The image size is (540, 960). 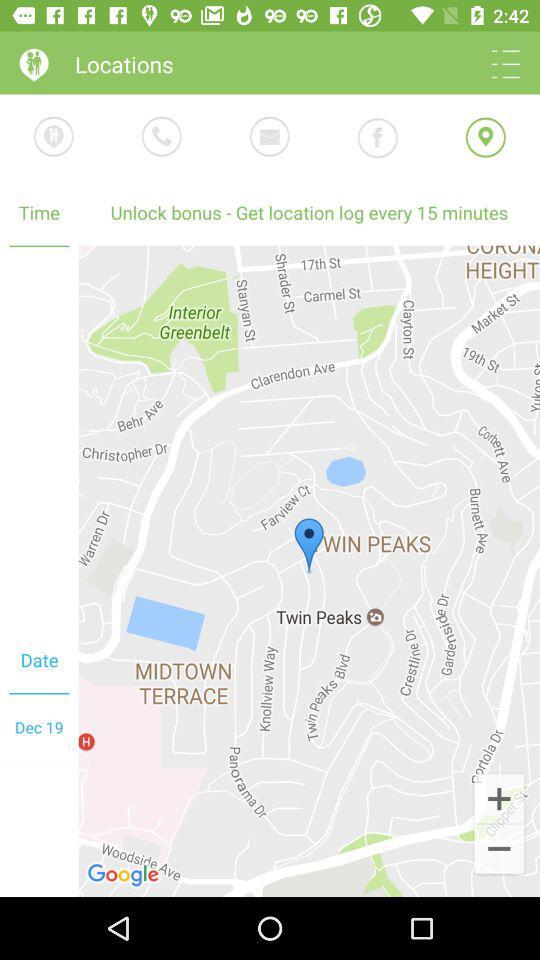 What do you see at coordinates (309, 571) in the screenshot?
I see `the icon at the center` at bounding box center [309, 571].